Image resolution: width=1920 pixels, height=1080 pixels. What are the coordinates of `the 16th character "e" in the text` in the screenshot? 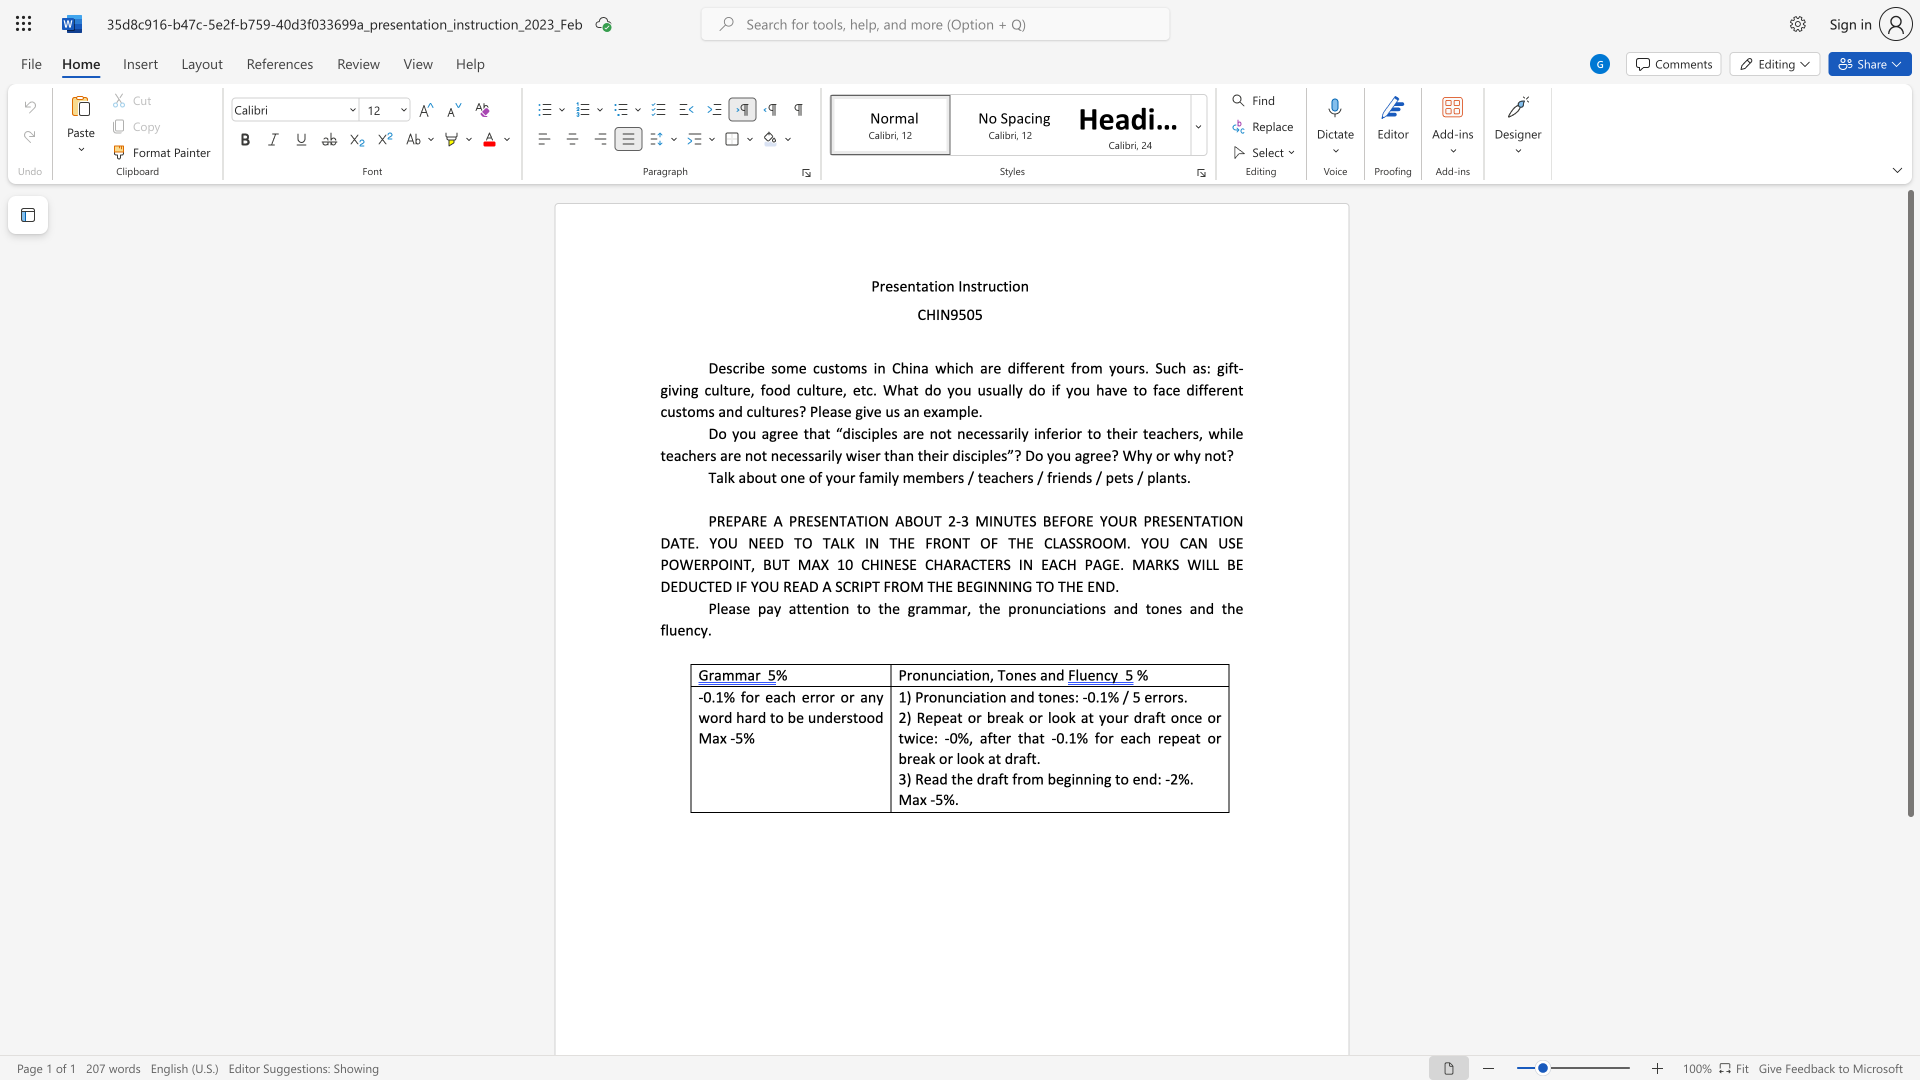 It's located at (796, 455).